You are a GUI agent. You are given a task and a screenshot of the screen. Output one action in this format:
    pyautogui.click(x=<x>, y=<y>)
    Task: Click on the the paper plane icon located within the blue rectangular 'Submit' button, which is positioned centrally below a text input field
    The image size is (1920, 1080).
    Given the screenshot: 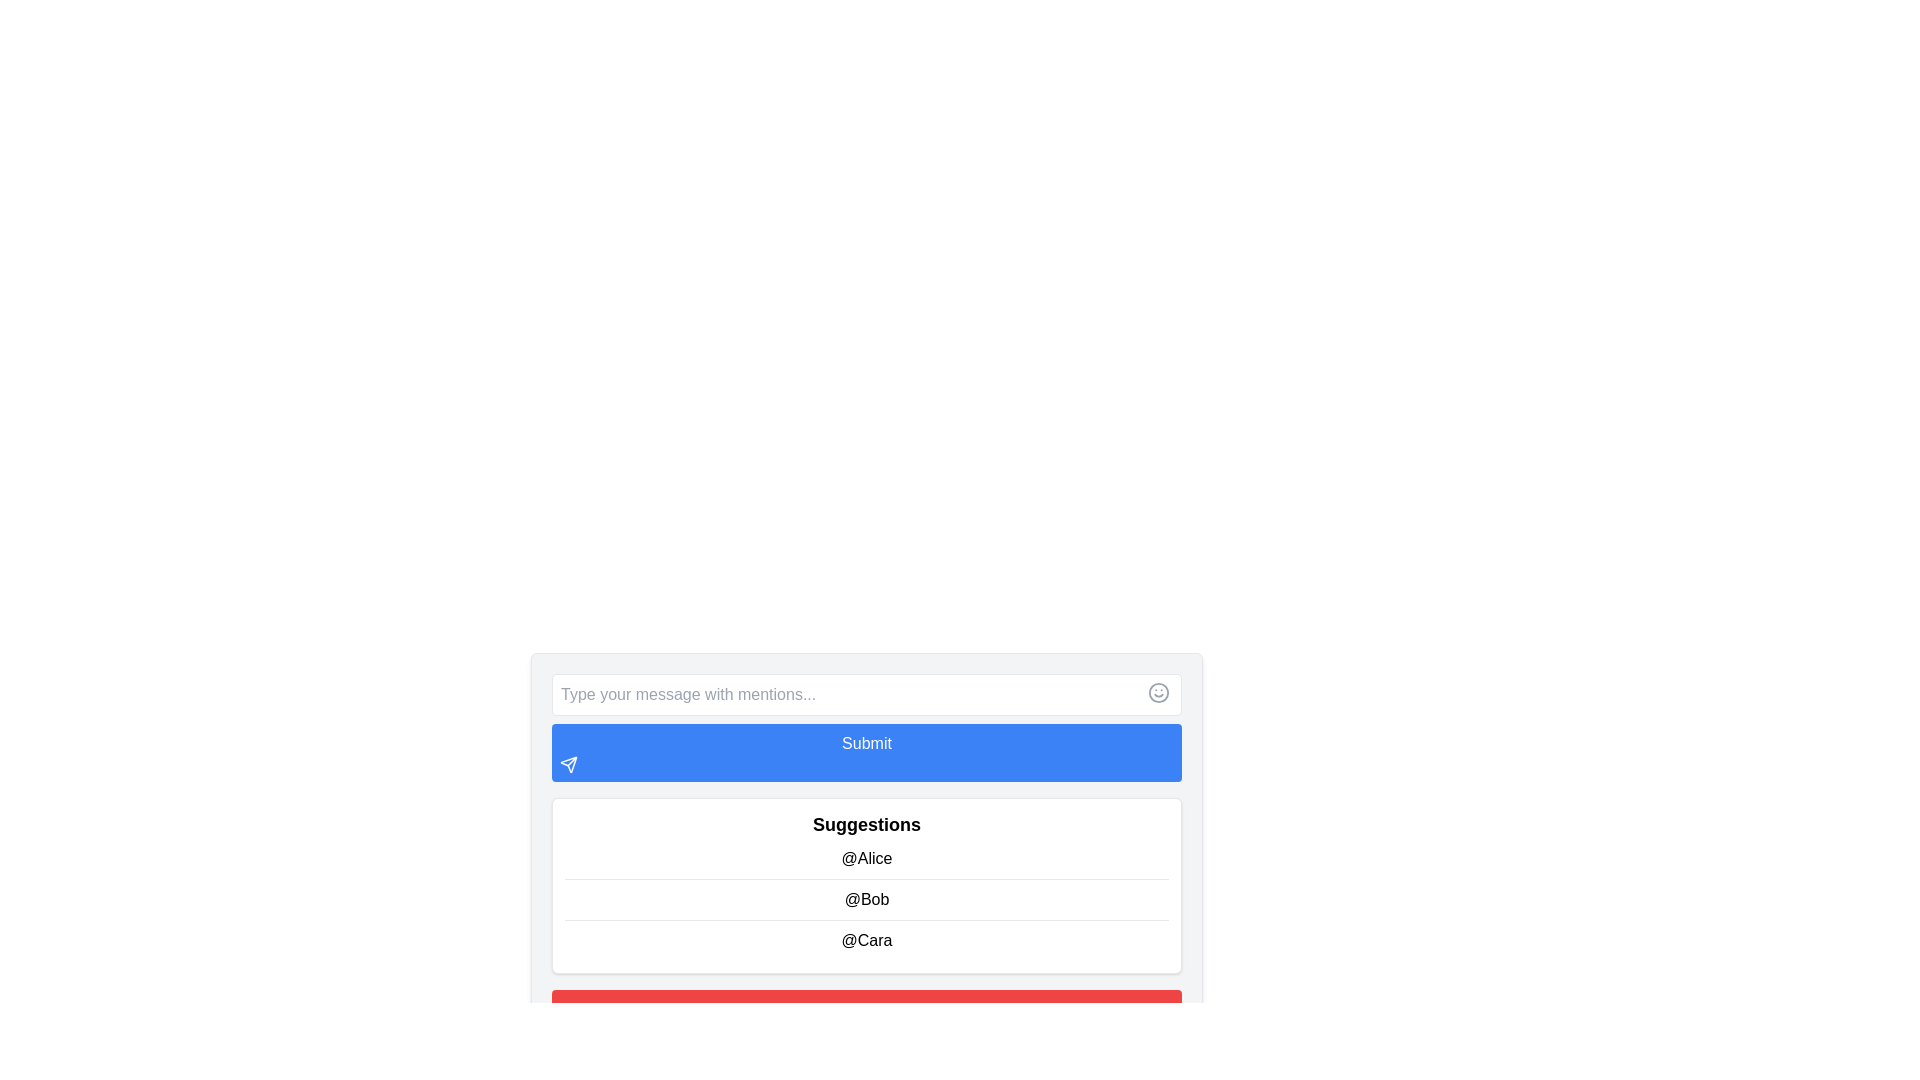 What is the action you would take?
    pyautogui.click(x=568, y=764)
    